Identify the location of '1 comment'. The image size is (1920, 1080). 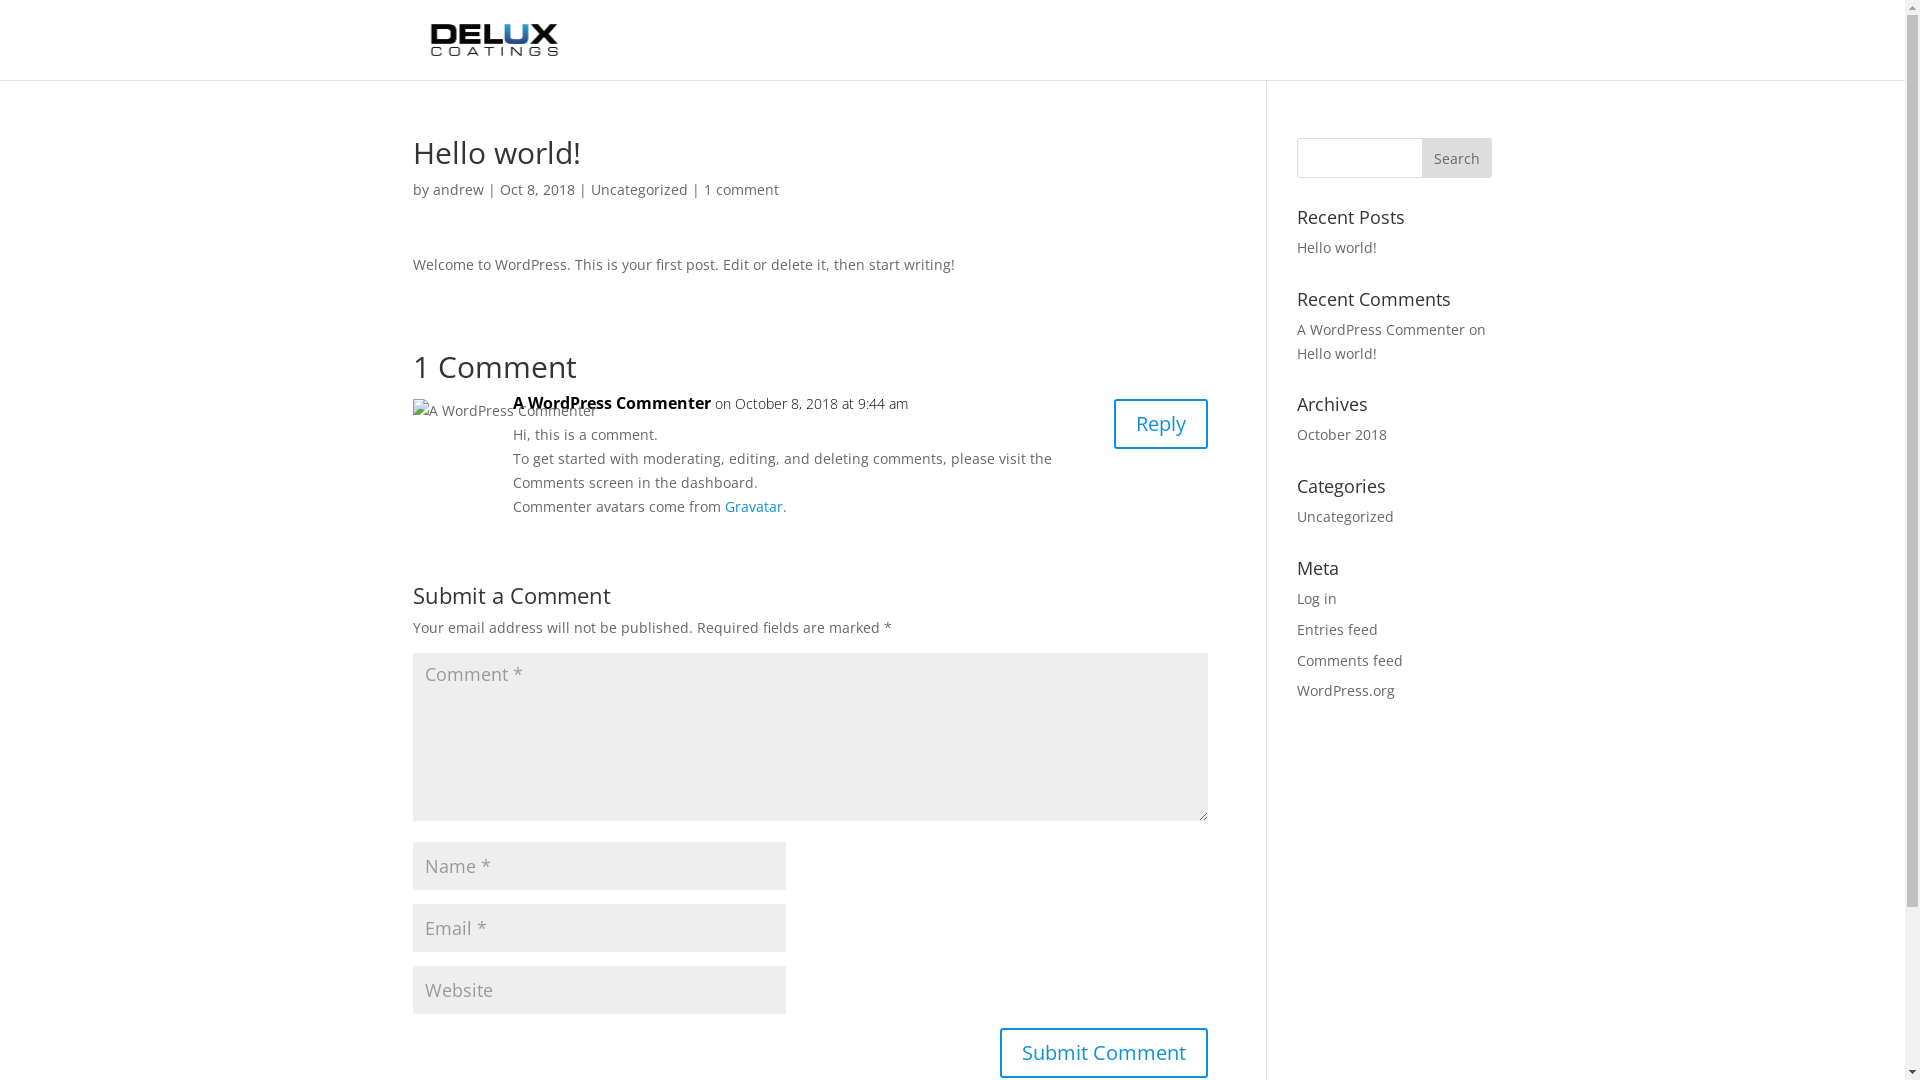
(740, 189).